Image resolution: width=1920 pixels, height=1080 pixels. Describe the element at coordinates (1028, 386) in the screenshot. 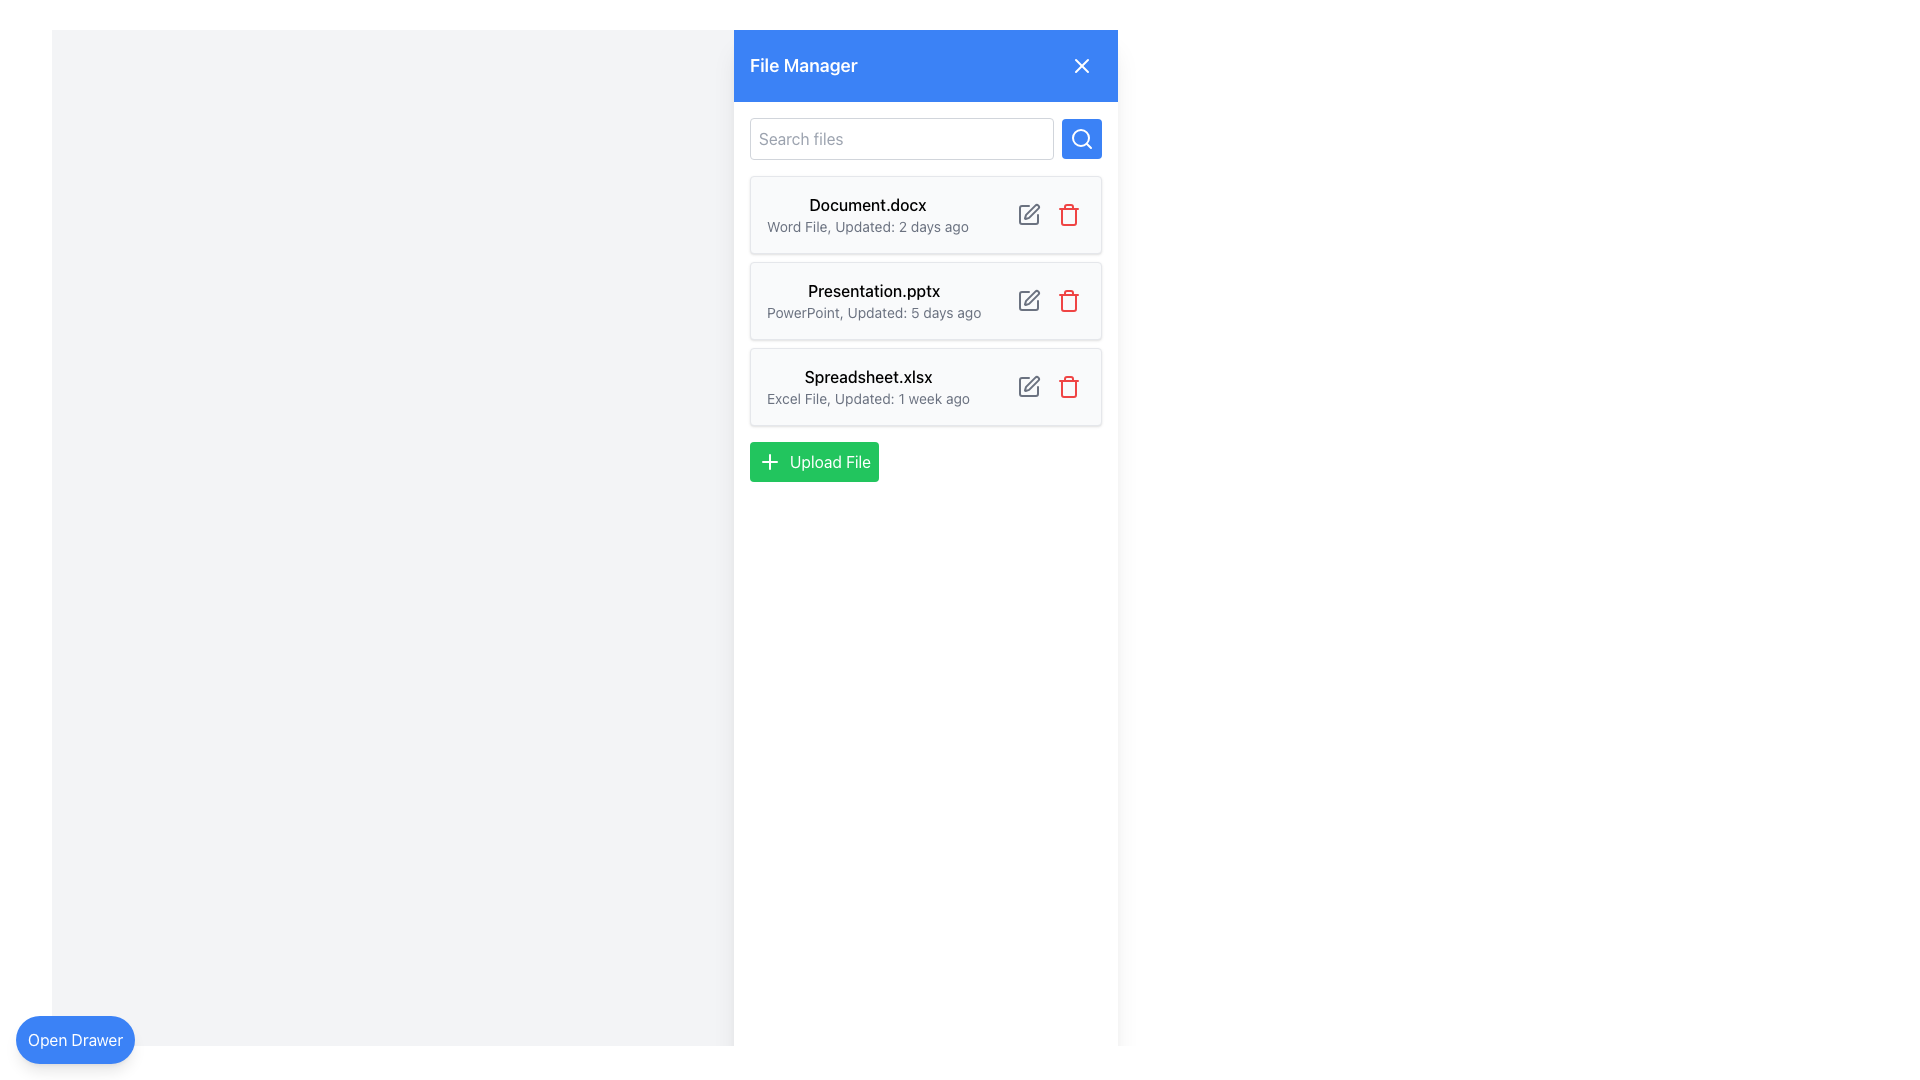

I see `the 'edit' button for the document 'Spreadsheet.xlsx', which is the third item in the list and is positioned to the left of the red trash icon` at that location.